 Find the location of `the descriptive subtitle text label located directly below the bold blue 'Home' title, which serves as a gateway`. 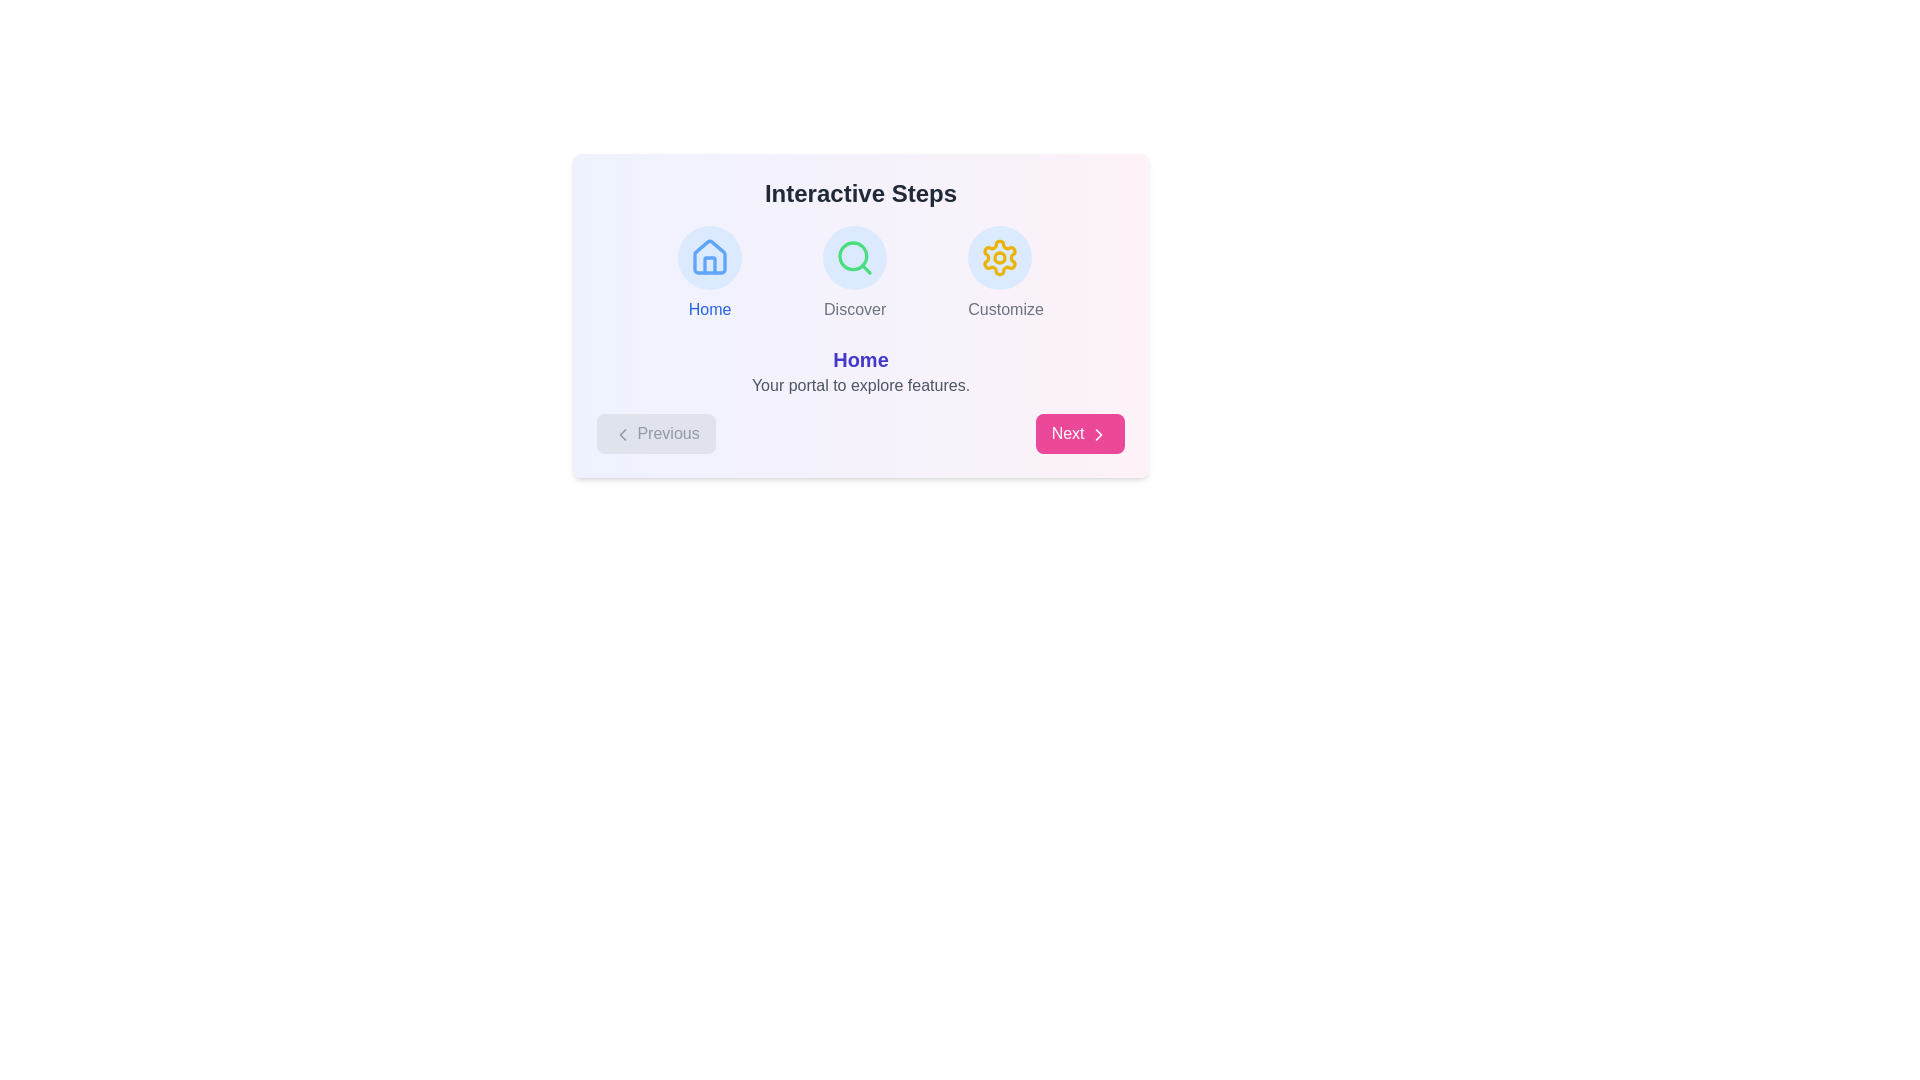

the descriptive subtitle text label located directly below the bold blue 'Home' title, which serves as a gateway is located at coordinates (860, 385).